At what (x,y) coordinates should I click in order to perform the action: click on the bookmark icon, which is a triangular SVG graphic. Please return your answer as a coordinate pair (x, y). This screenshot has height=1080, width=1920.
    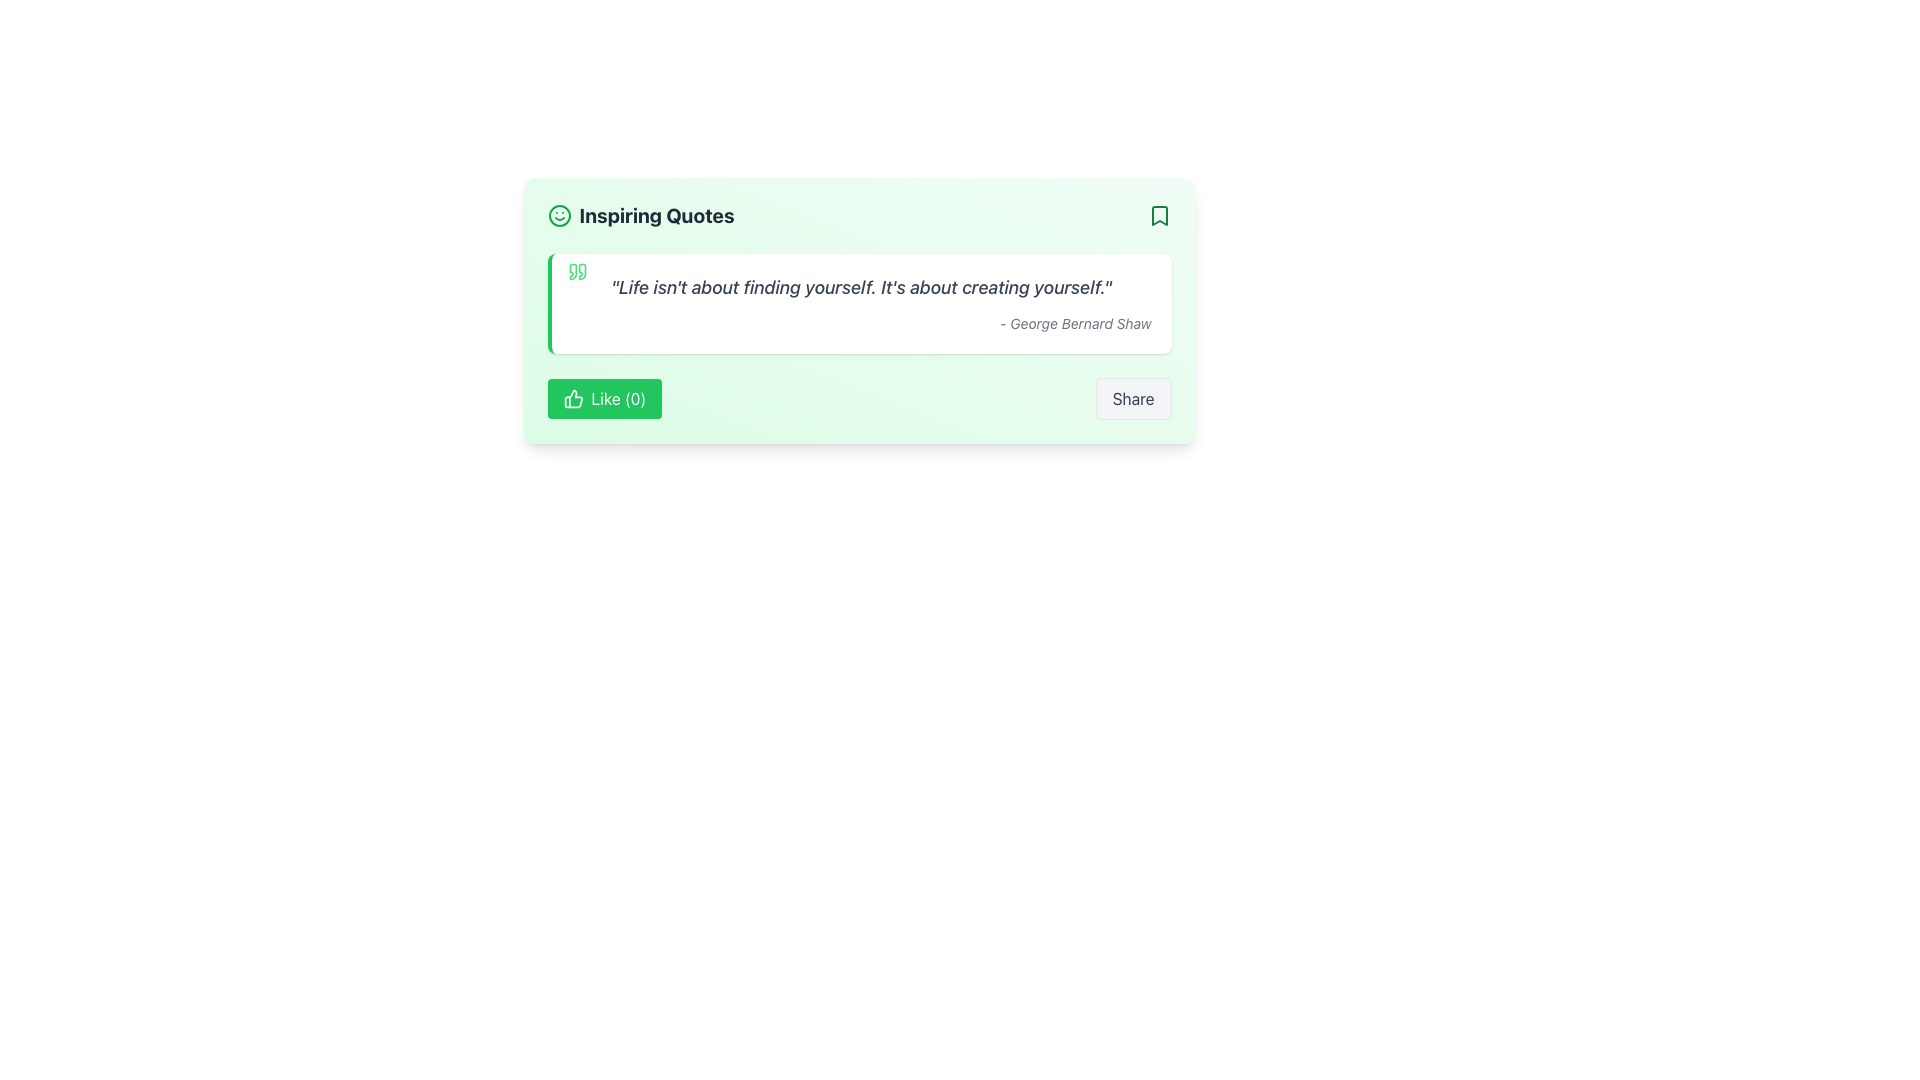
    Looking at the image, I should click on (1159, 216).